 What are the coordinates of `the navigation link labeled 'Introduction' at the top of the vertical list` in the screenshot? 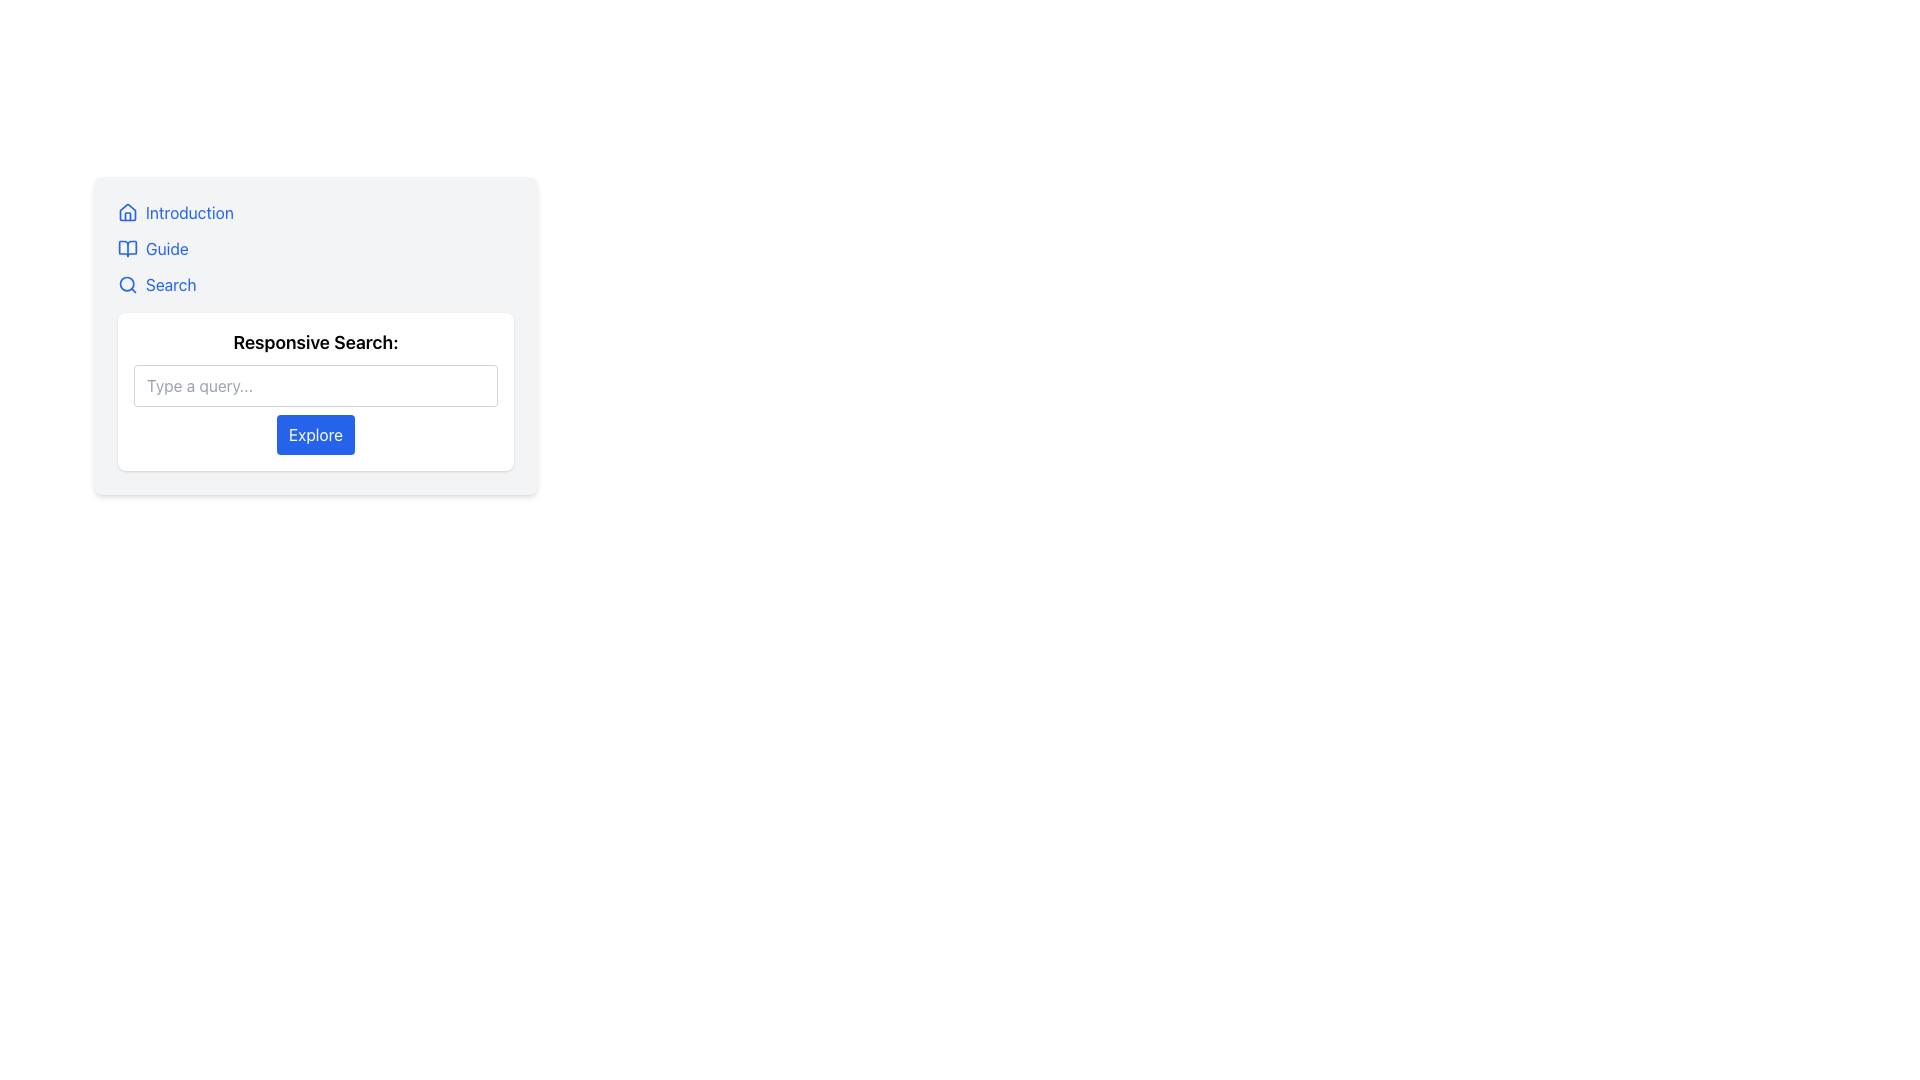 It's located at (315, 212).